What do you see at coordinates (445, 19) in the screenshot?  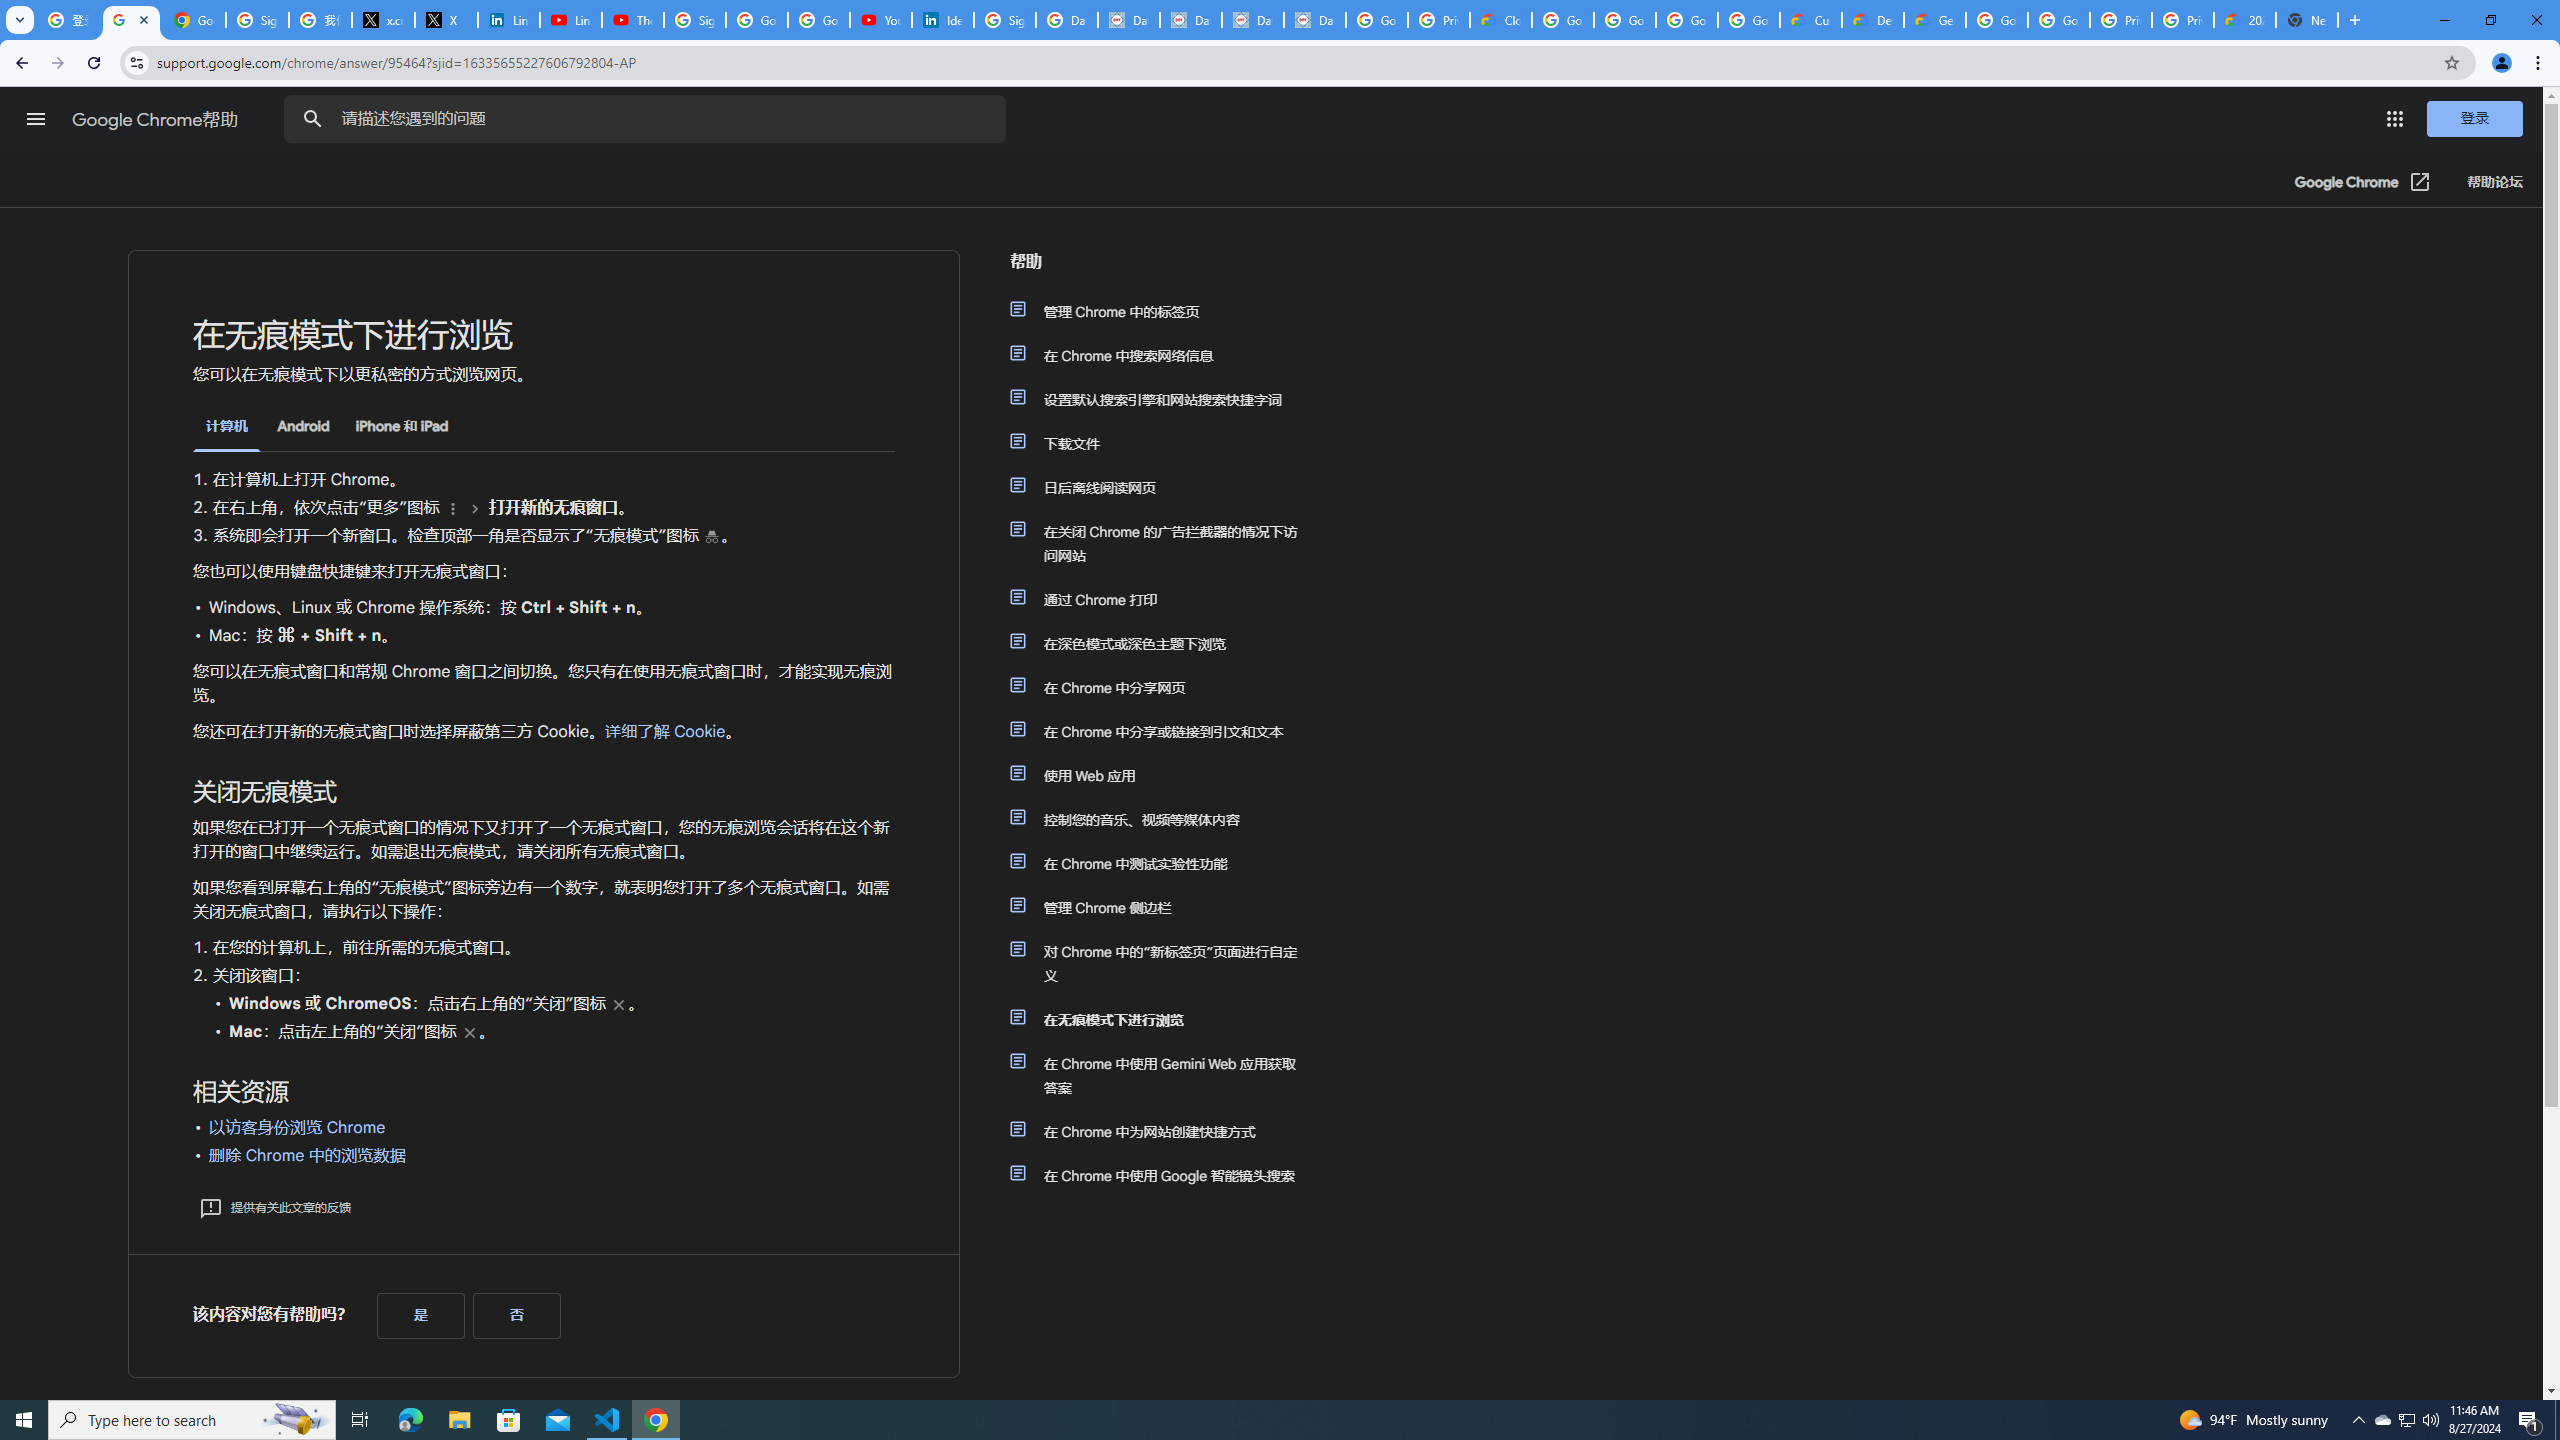 I see `'X'` at bounding box center [445, 19].